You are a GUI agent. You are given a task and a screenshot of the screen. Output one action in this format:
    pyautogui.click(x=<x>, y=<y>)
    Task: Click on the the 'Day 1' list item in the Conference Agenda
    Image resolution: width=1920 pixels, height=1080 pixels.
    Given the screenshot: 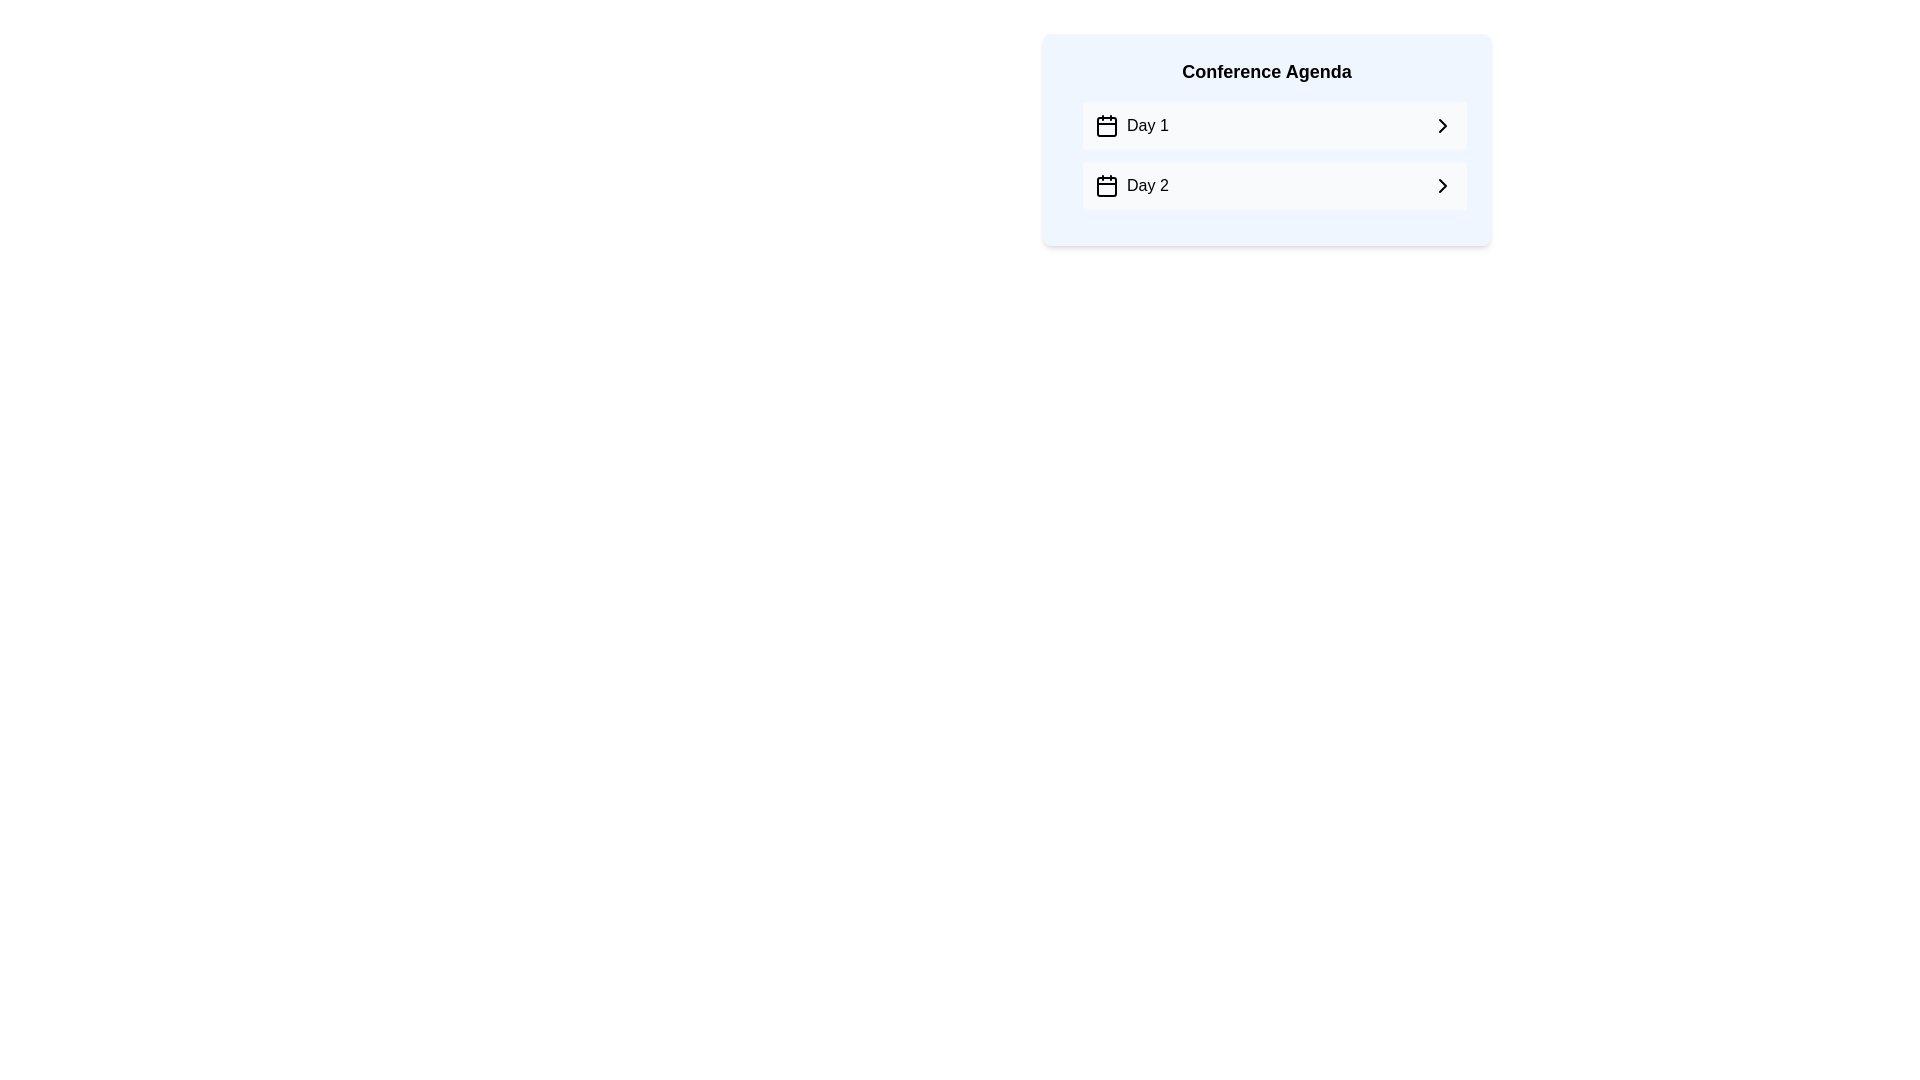 What is the action you would take?
    pyautogui.click(x=1131, y=126)
    